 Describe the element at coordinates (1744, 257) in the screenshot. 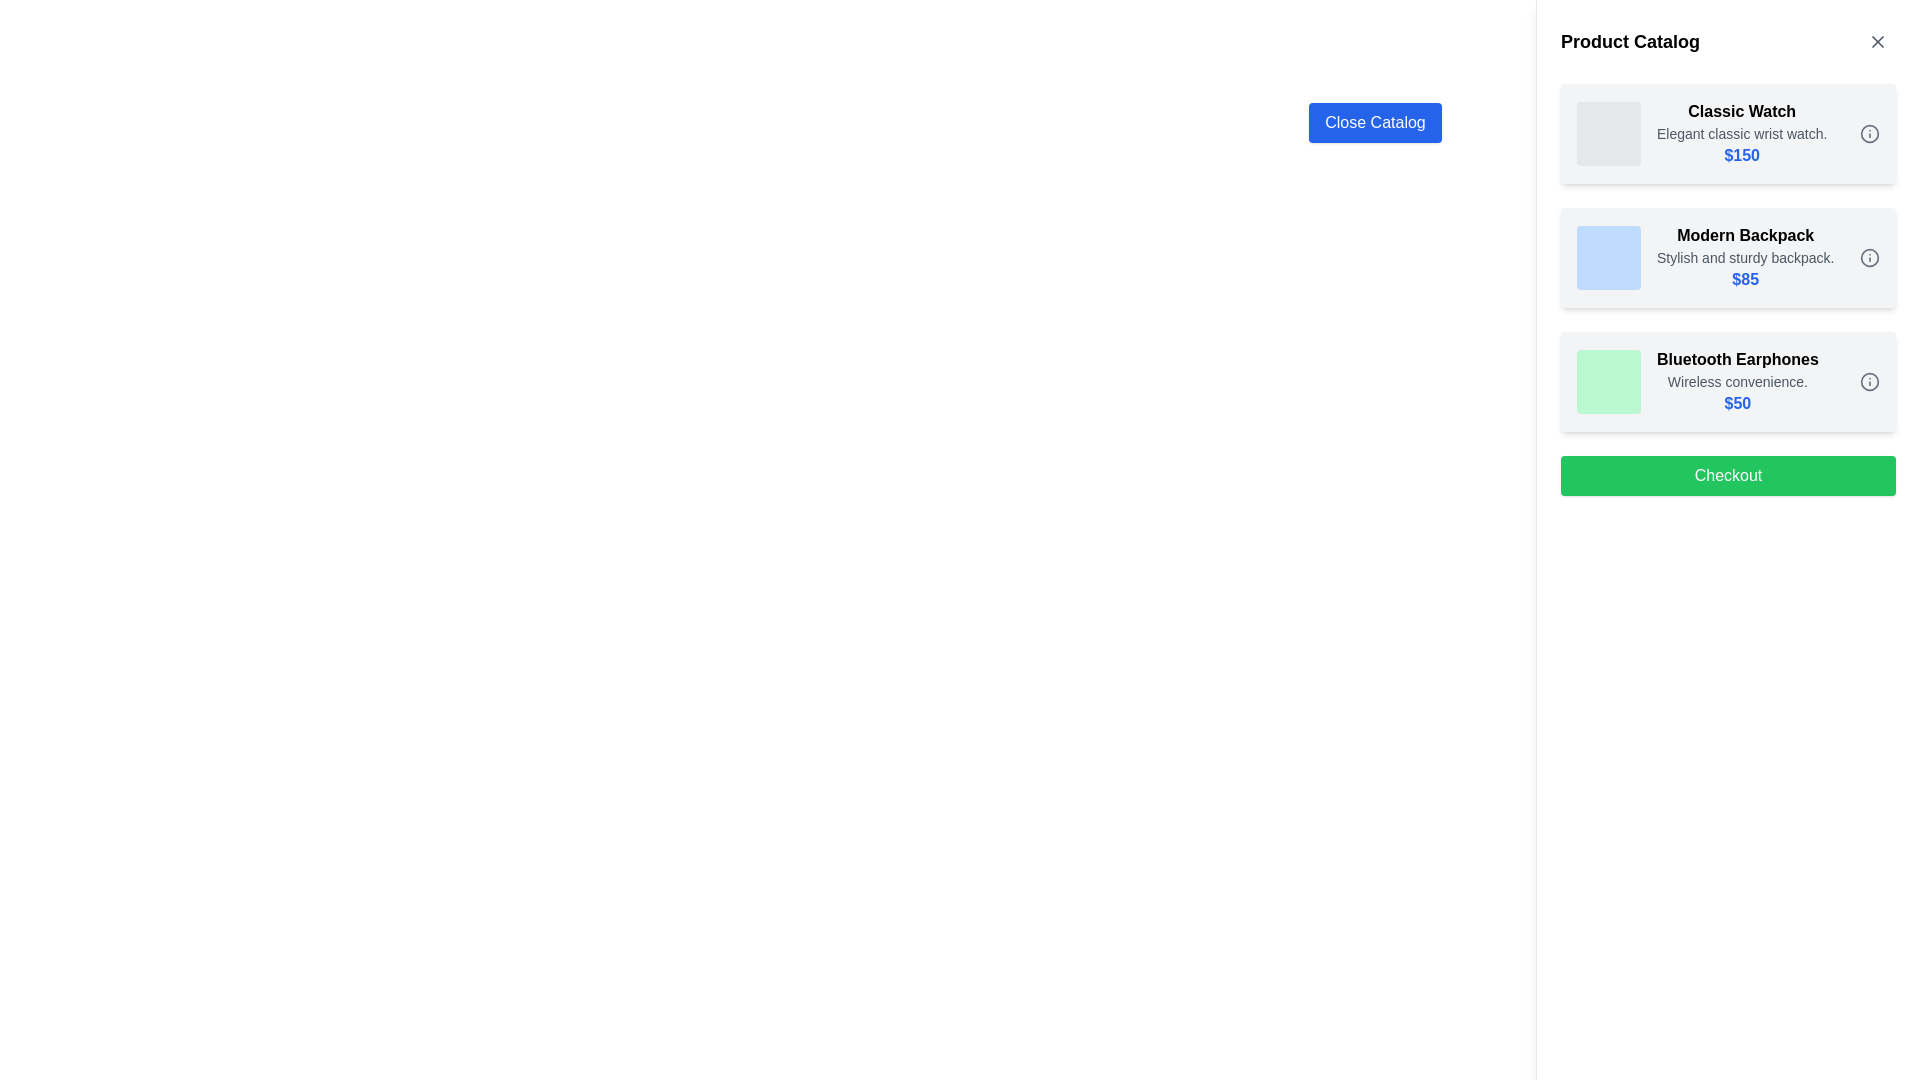

I see `product details from the text-based product display element located on the right side of the interface, specifically the second item in the list after 'Classic Watch'` at that location.